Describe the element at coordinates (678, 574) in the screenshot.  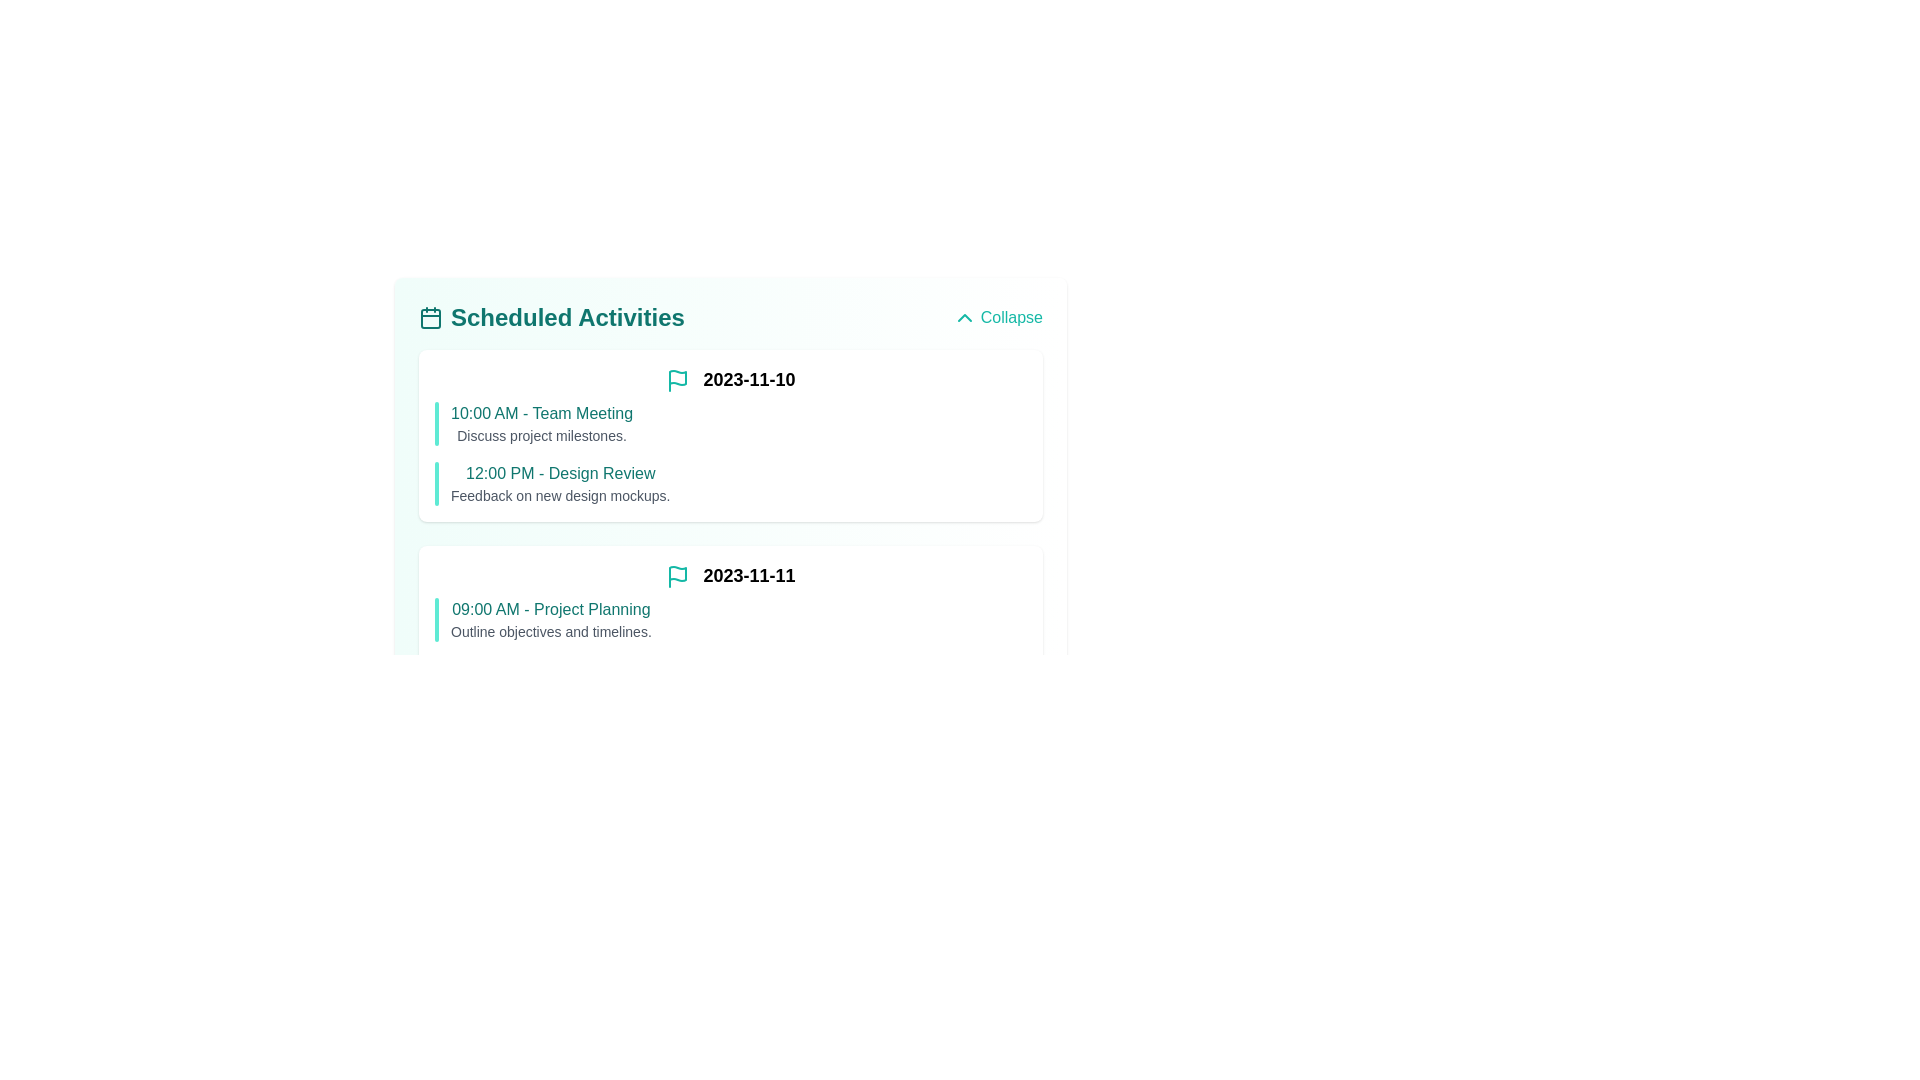
I see `the teal SVG graphical element shaped like a waving flag, positioned beside the date '2023-11-10' in the UI` at that location.